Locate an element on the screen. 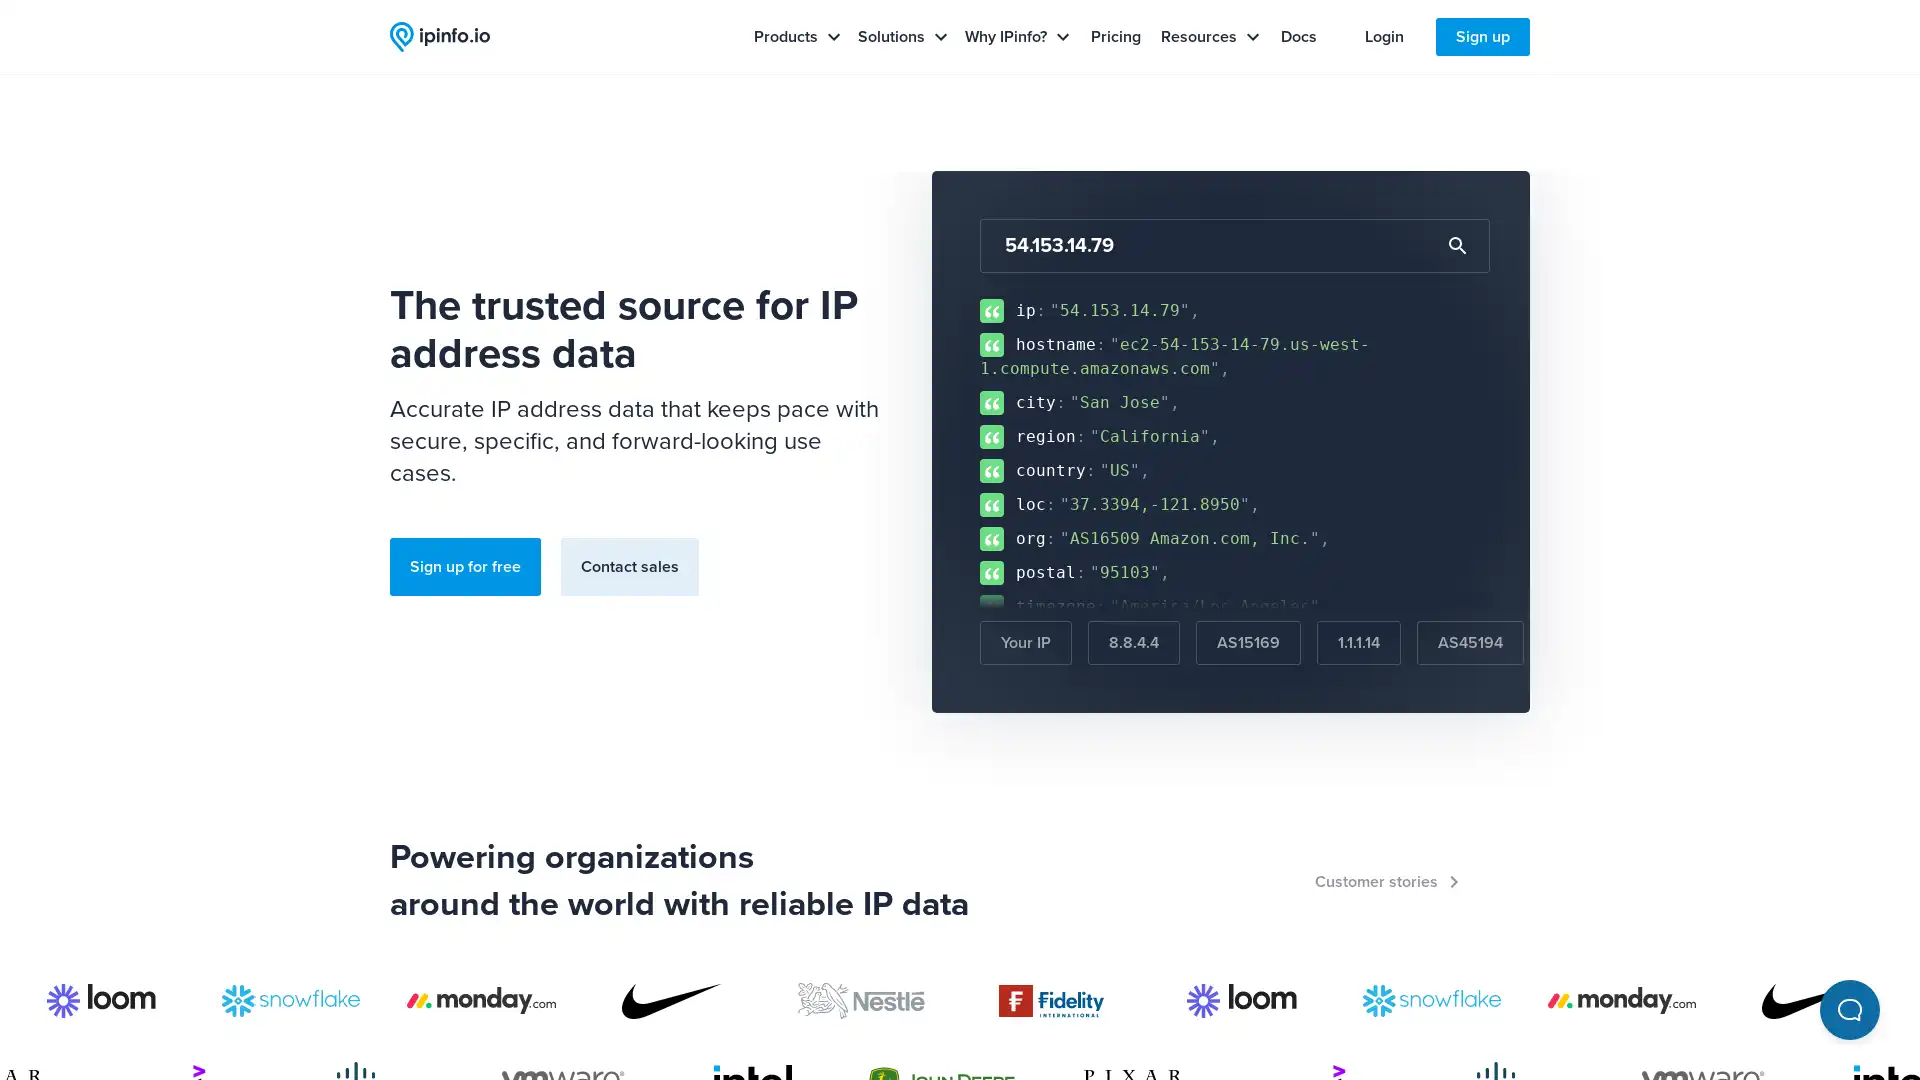  Products is located at coordinates (796, 37).